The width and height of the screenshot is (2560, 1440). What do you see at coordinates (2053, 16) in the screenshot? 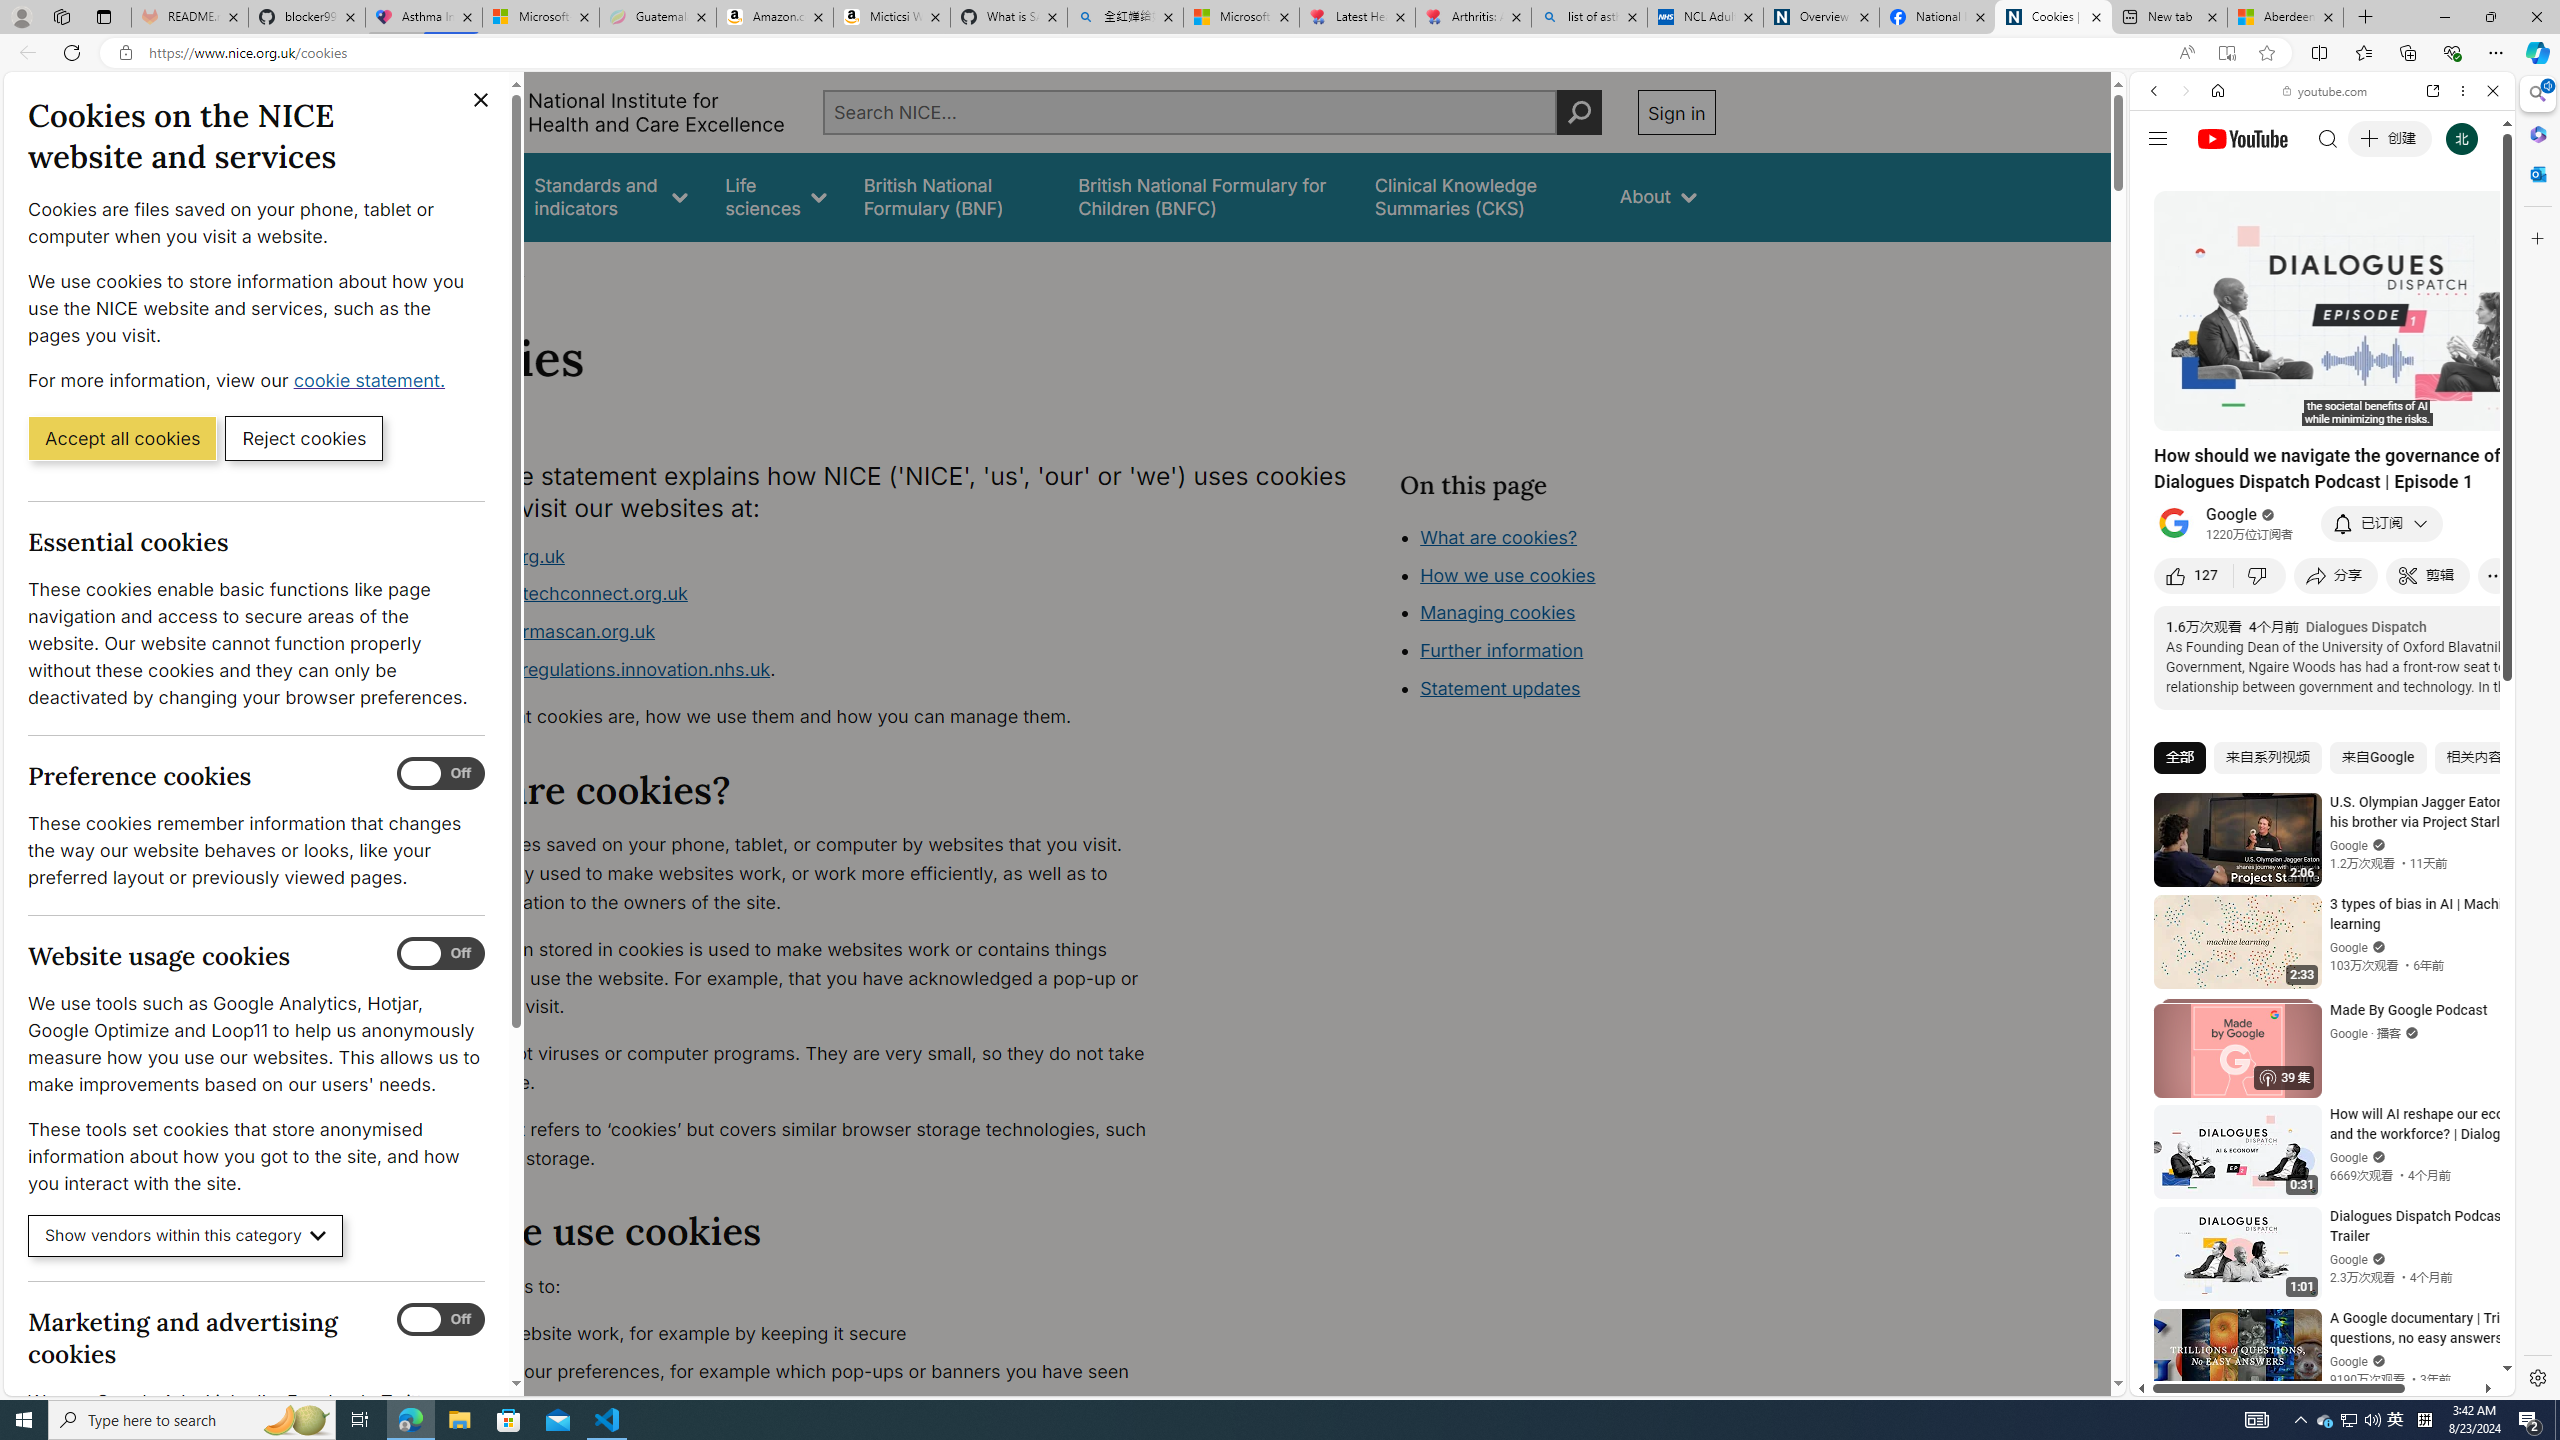
I see `'Cookies | About | NICE'` at bounding box center [2053, 16].